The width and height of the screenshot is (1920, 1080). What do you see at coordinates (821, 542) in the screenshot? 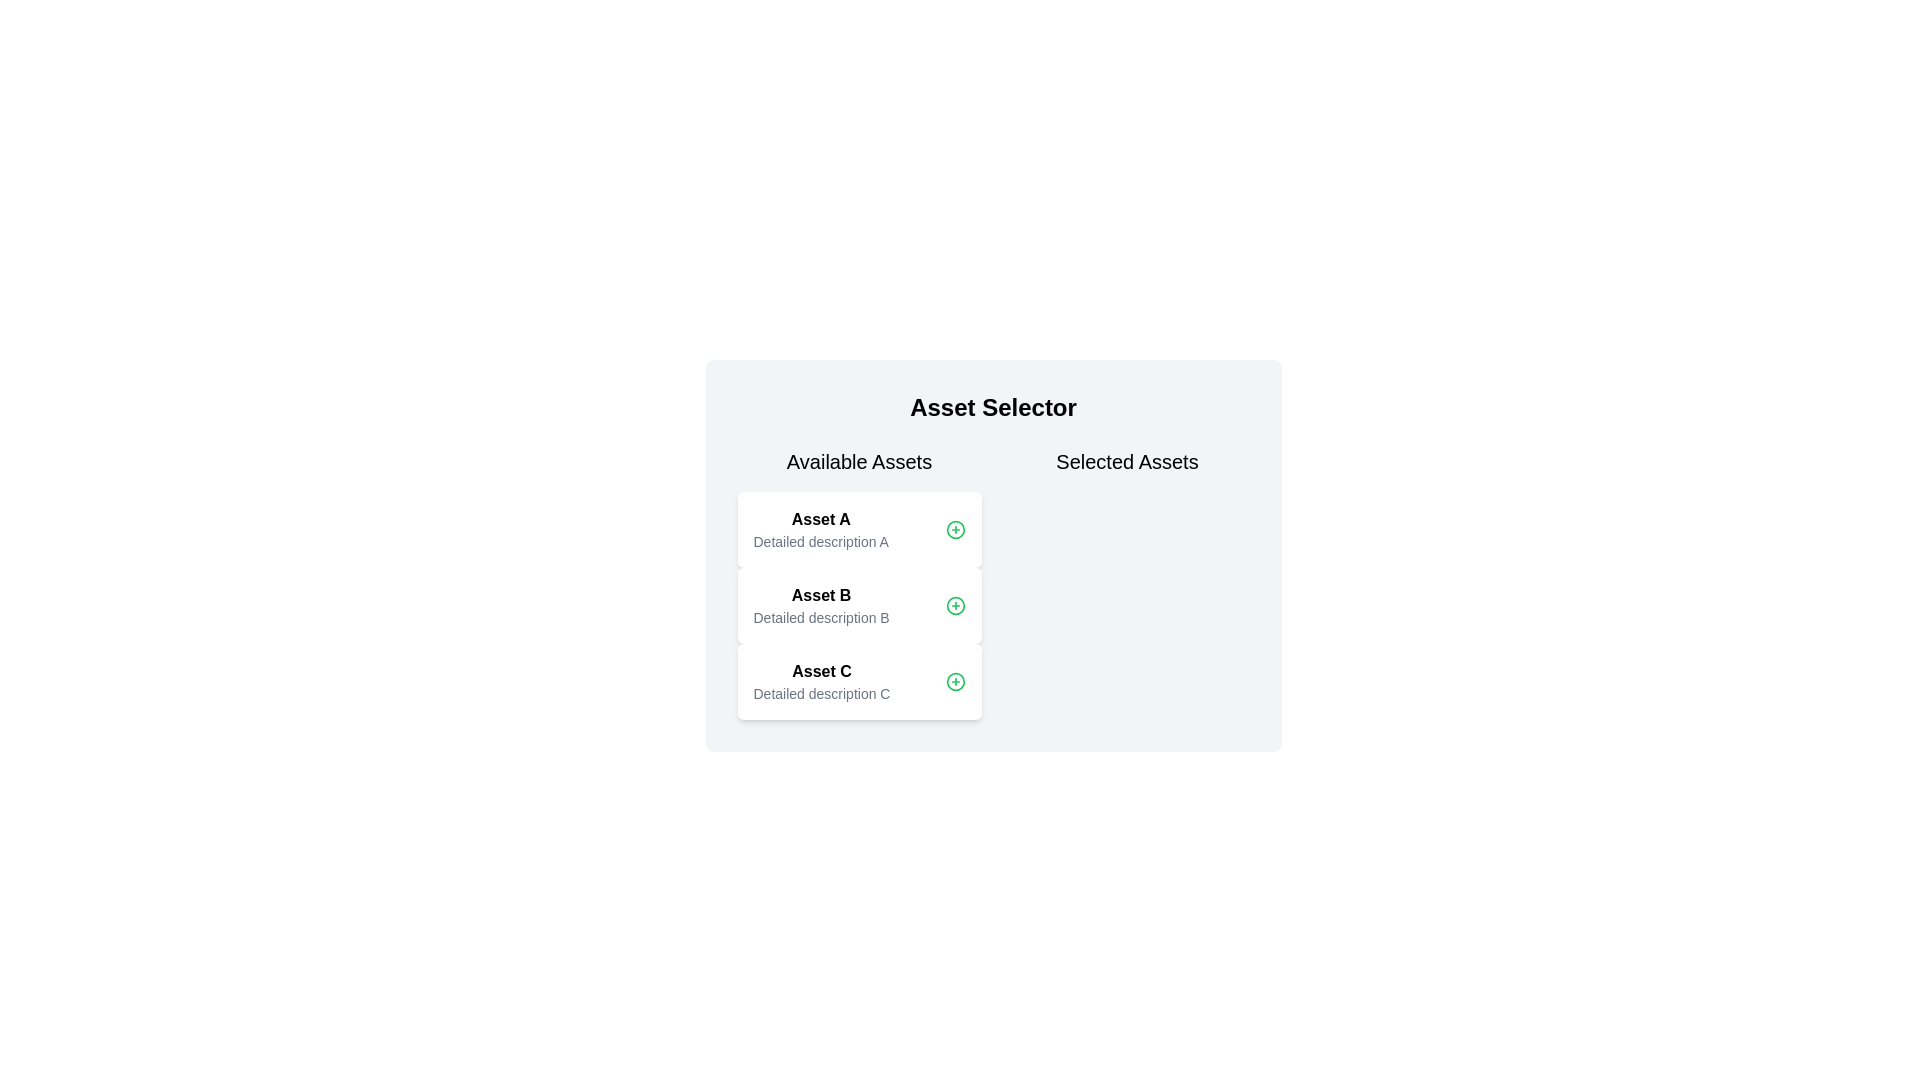
I see `the descriptive text label for 'Asset A', located in the 'Available Assets' section, positioned centrally beneath the 'Asset A' label` at bounding box center [821, 542].